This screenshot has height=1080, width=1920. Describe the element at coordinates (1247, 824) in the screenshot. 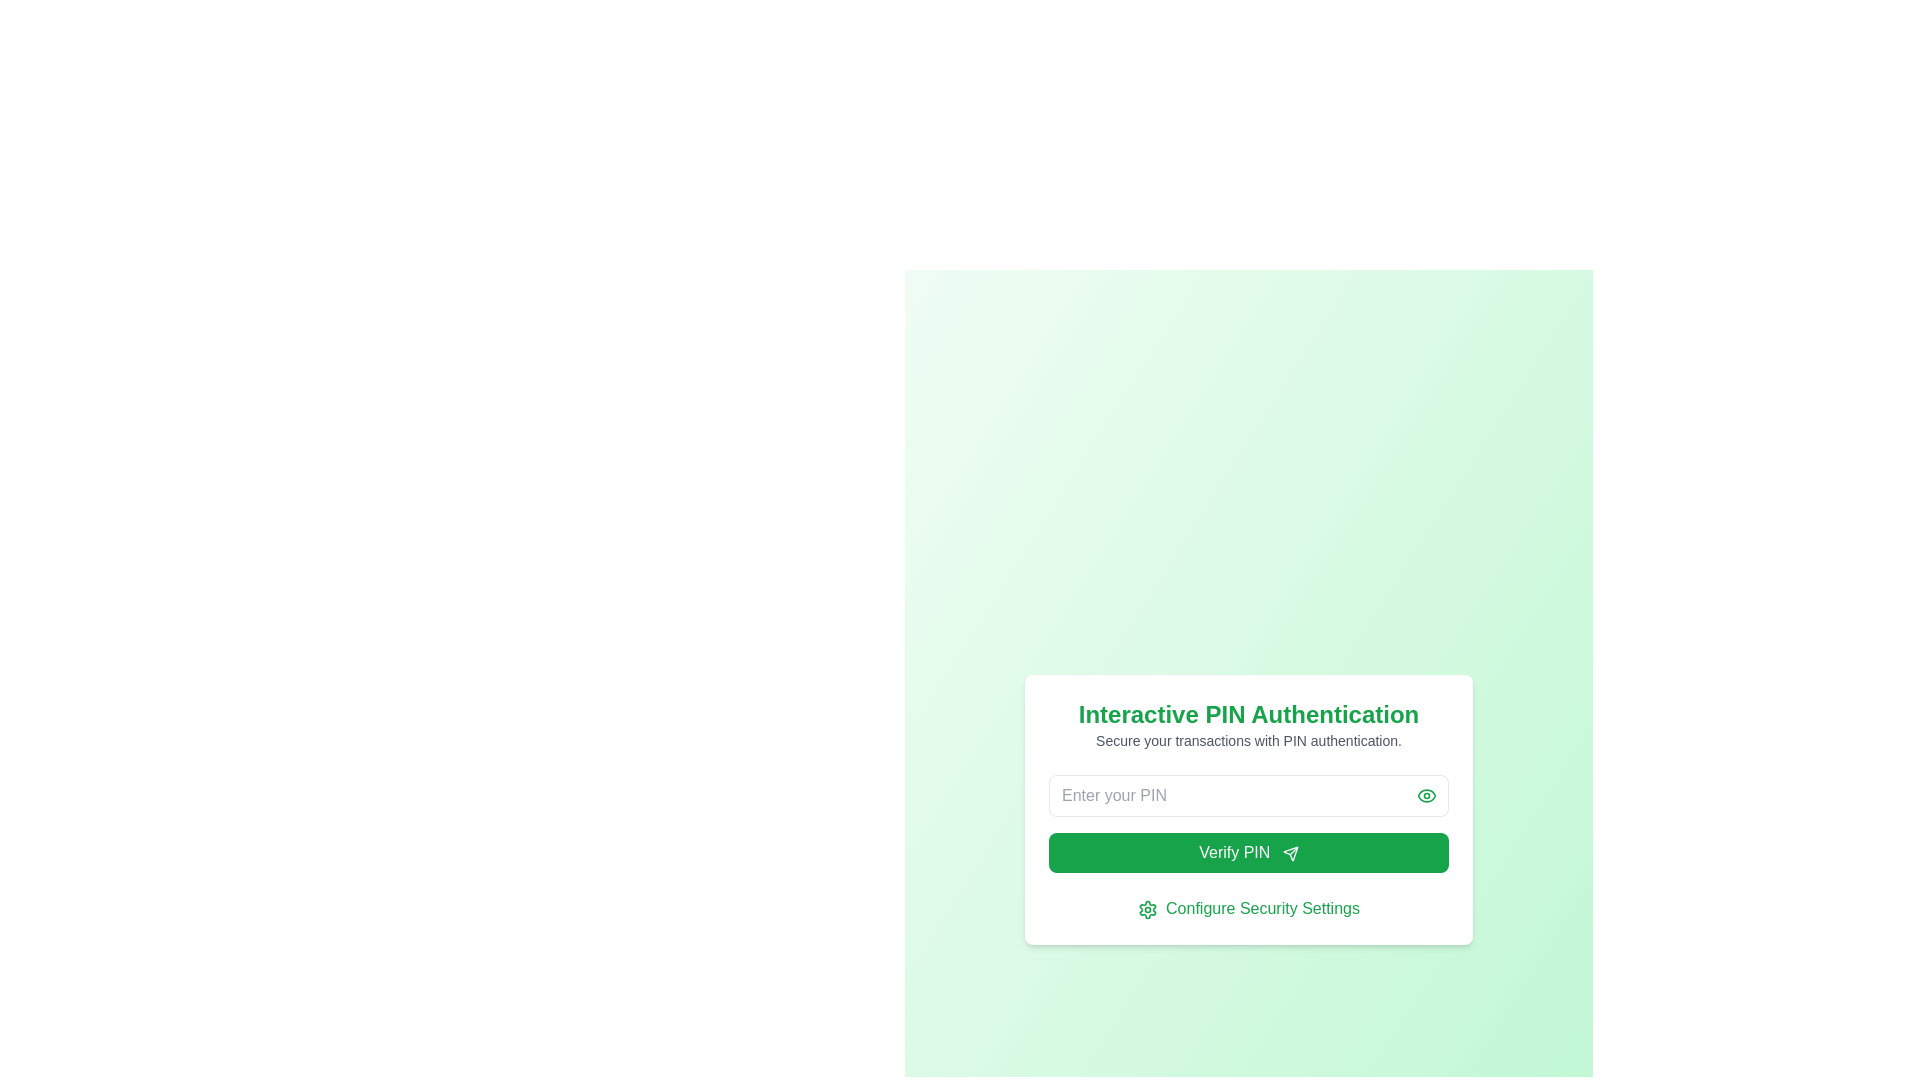

I see `the green button labeled 'Verify PIN' to observe the hover effects` at that location.